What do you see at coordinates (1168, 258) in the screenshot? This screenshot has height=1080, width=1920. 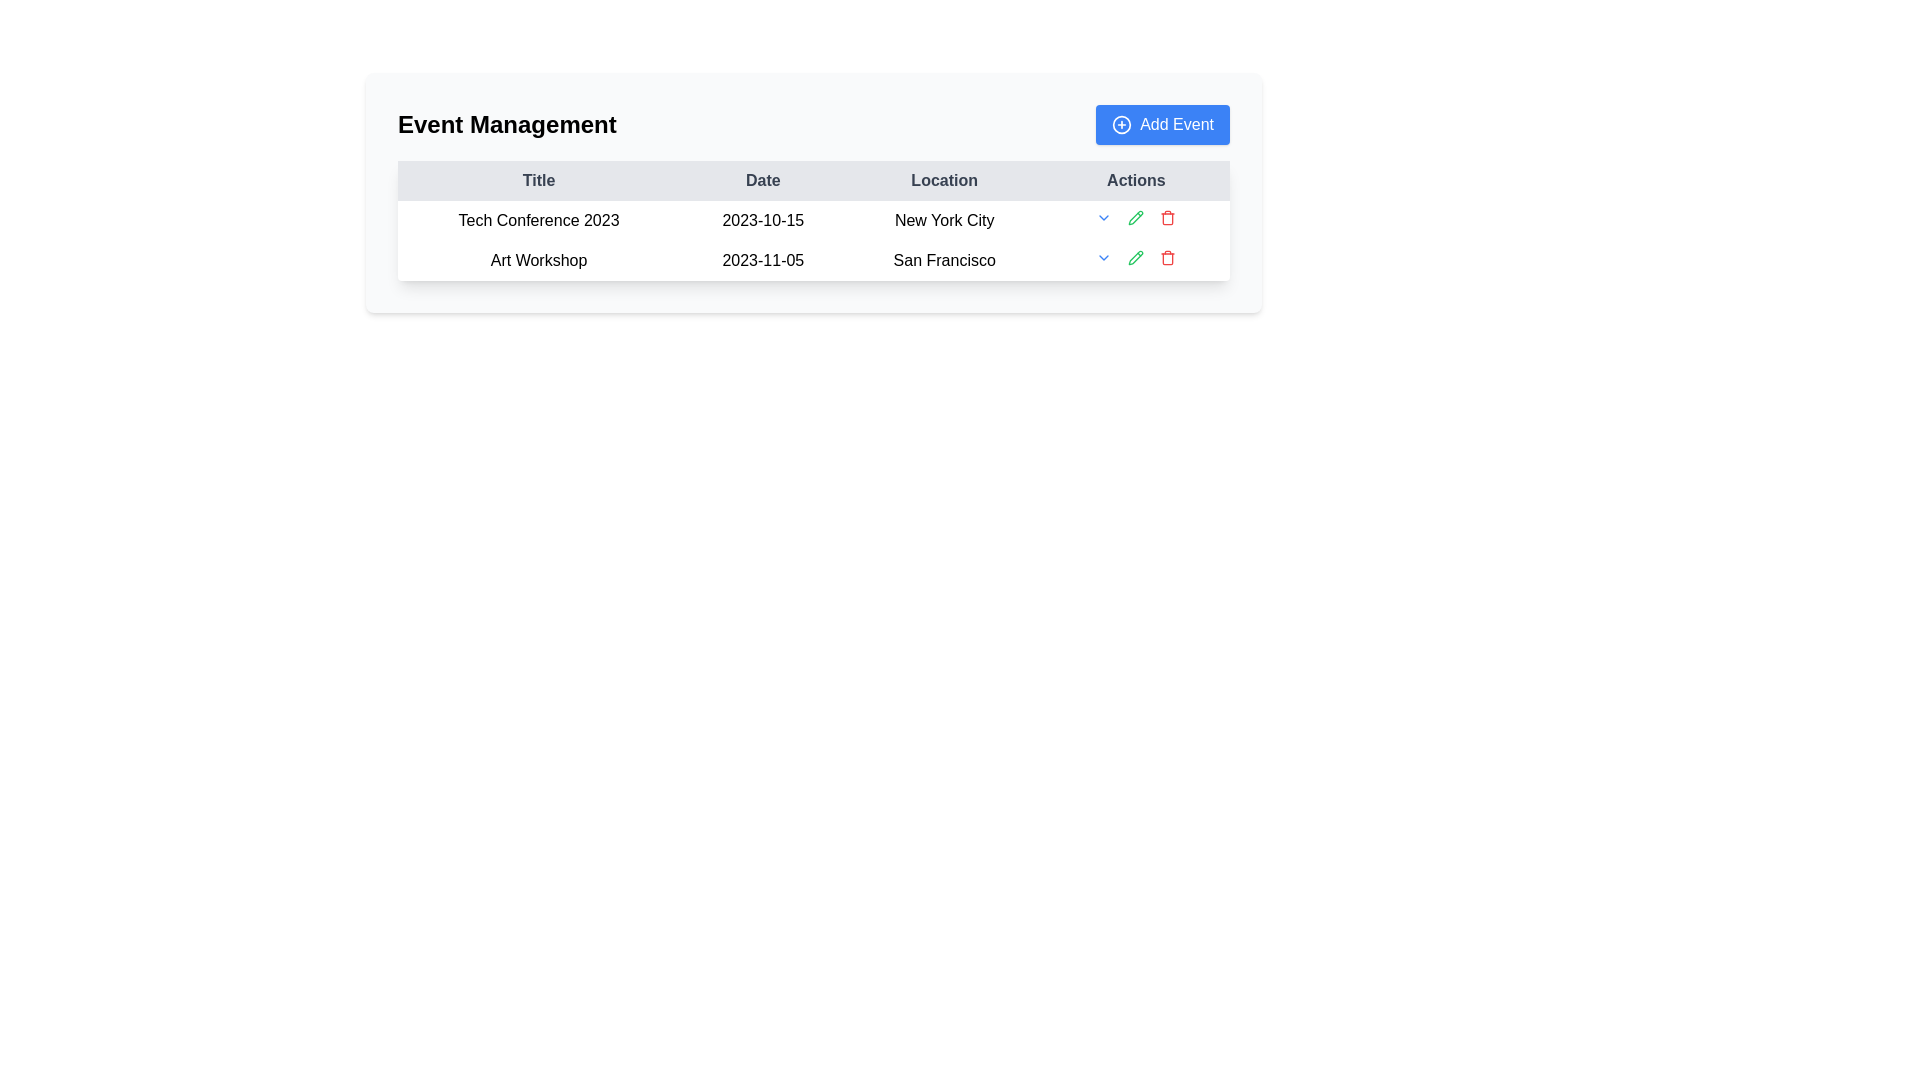 I see `the garbage bin icon in the 'Actions' column of the second row in the 'Event Management' table` at bounding box center [1168, 258].